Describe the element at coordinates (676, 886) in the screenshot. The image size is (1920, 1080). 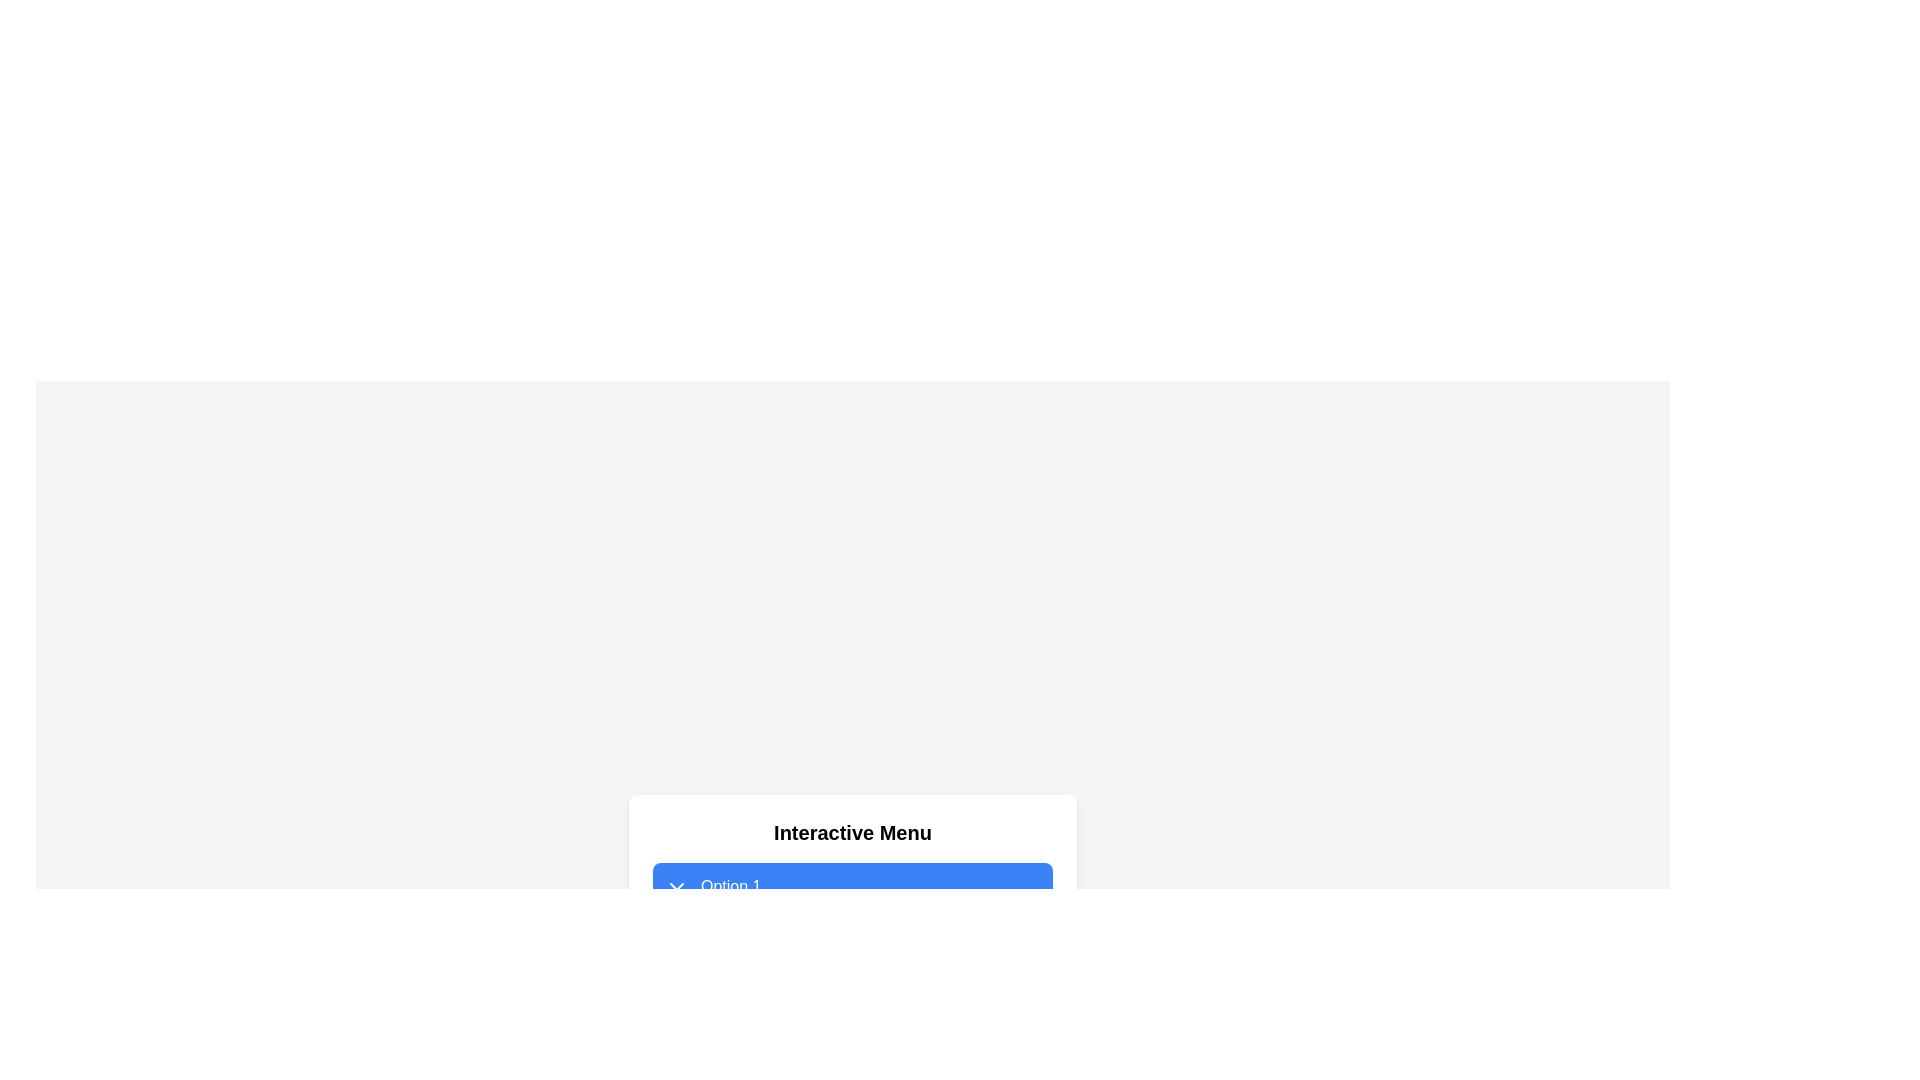
I see `the drop-down menu indicator icon next to 'Option 1'` at that location.